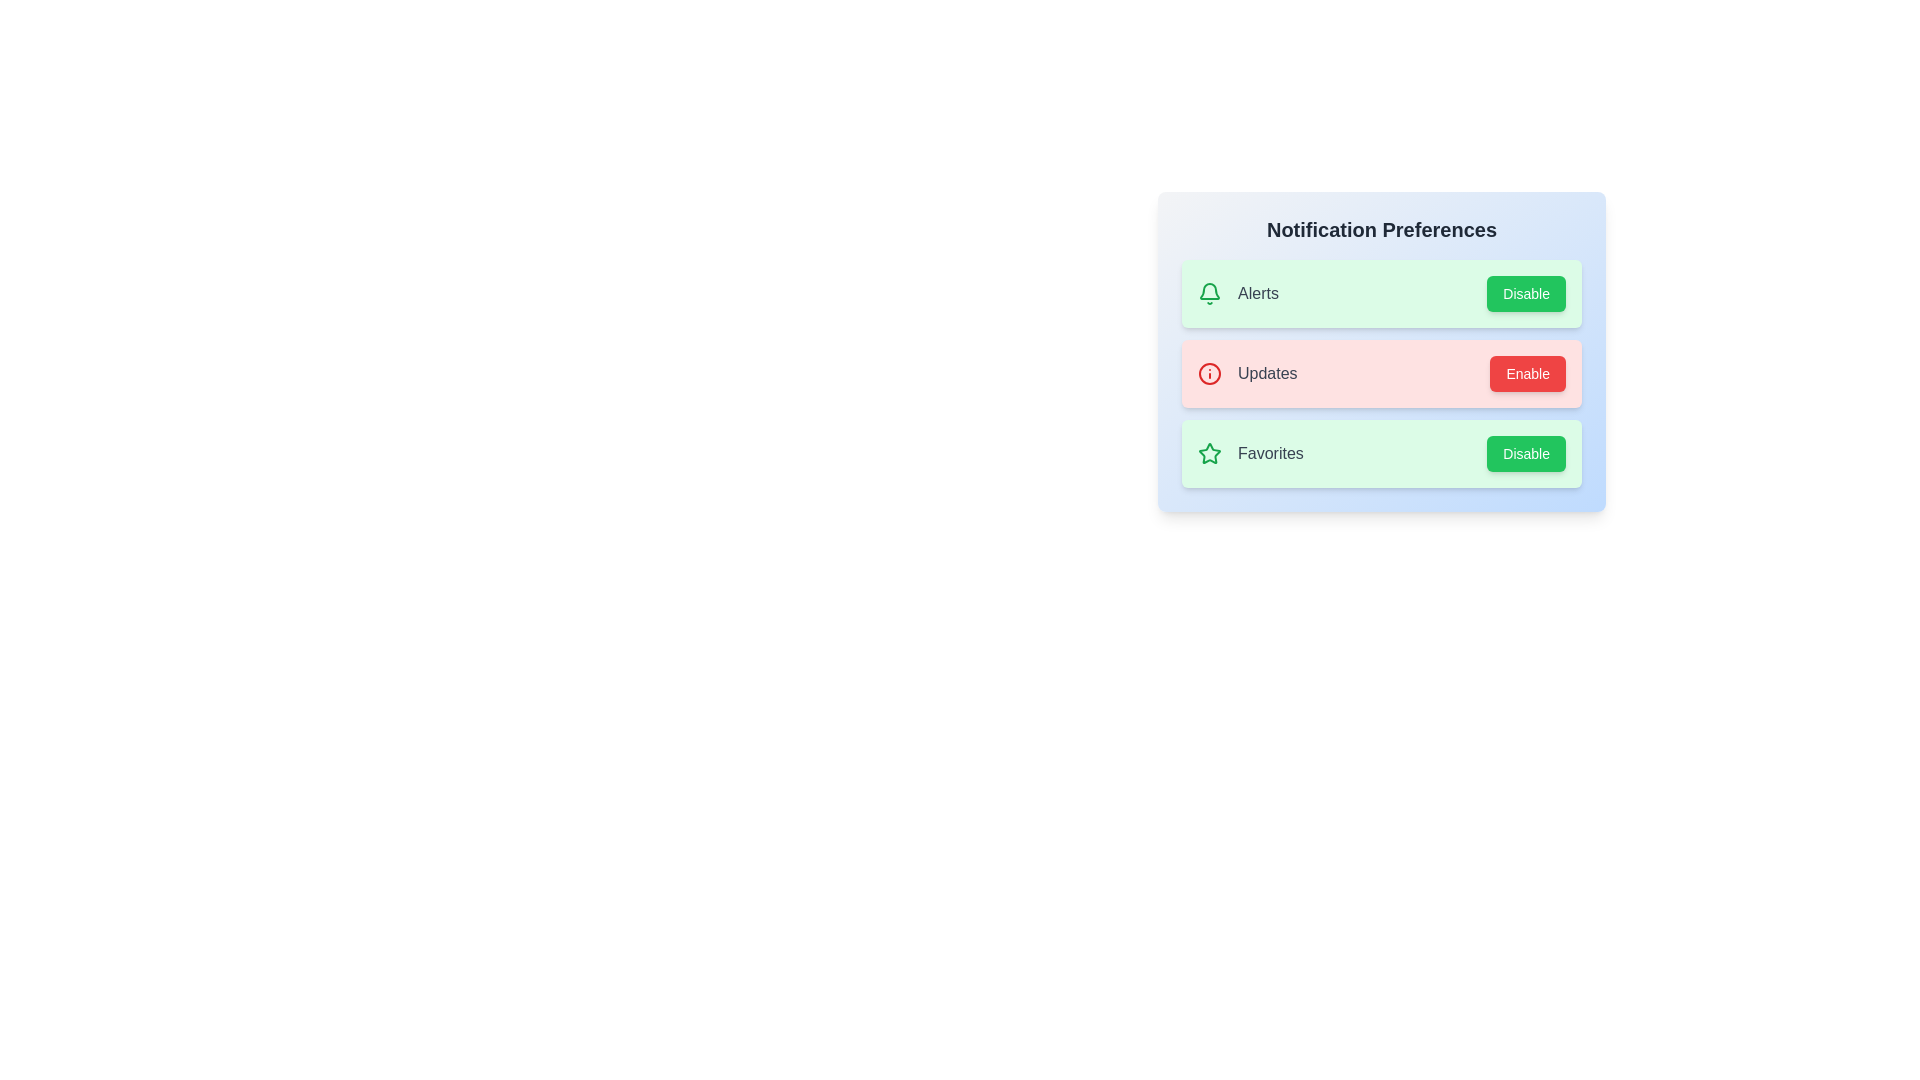 This screenshot has width=1920, height=1080. I want to click on 'Disable' button for 'Alerts' to toggle its notification preference, so click(1525, 293).